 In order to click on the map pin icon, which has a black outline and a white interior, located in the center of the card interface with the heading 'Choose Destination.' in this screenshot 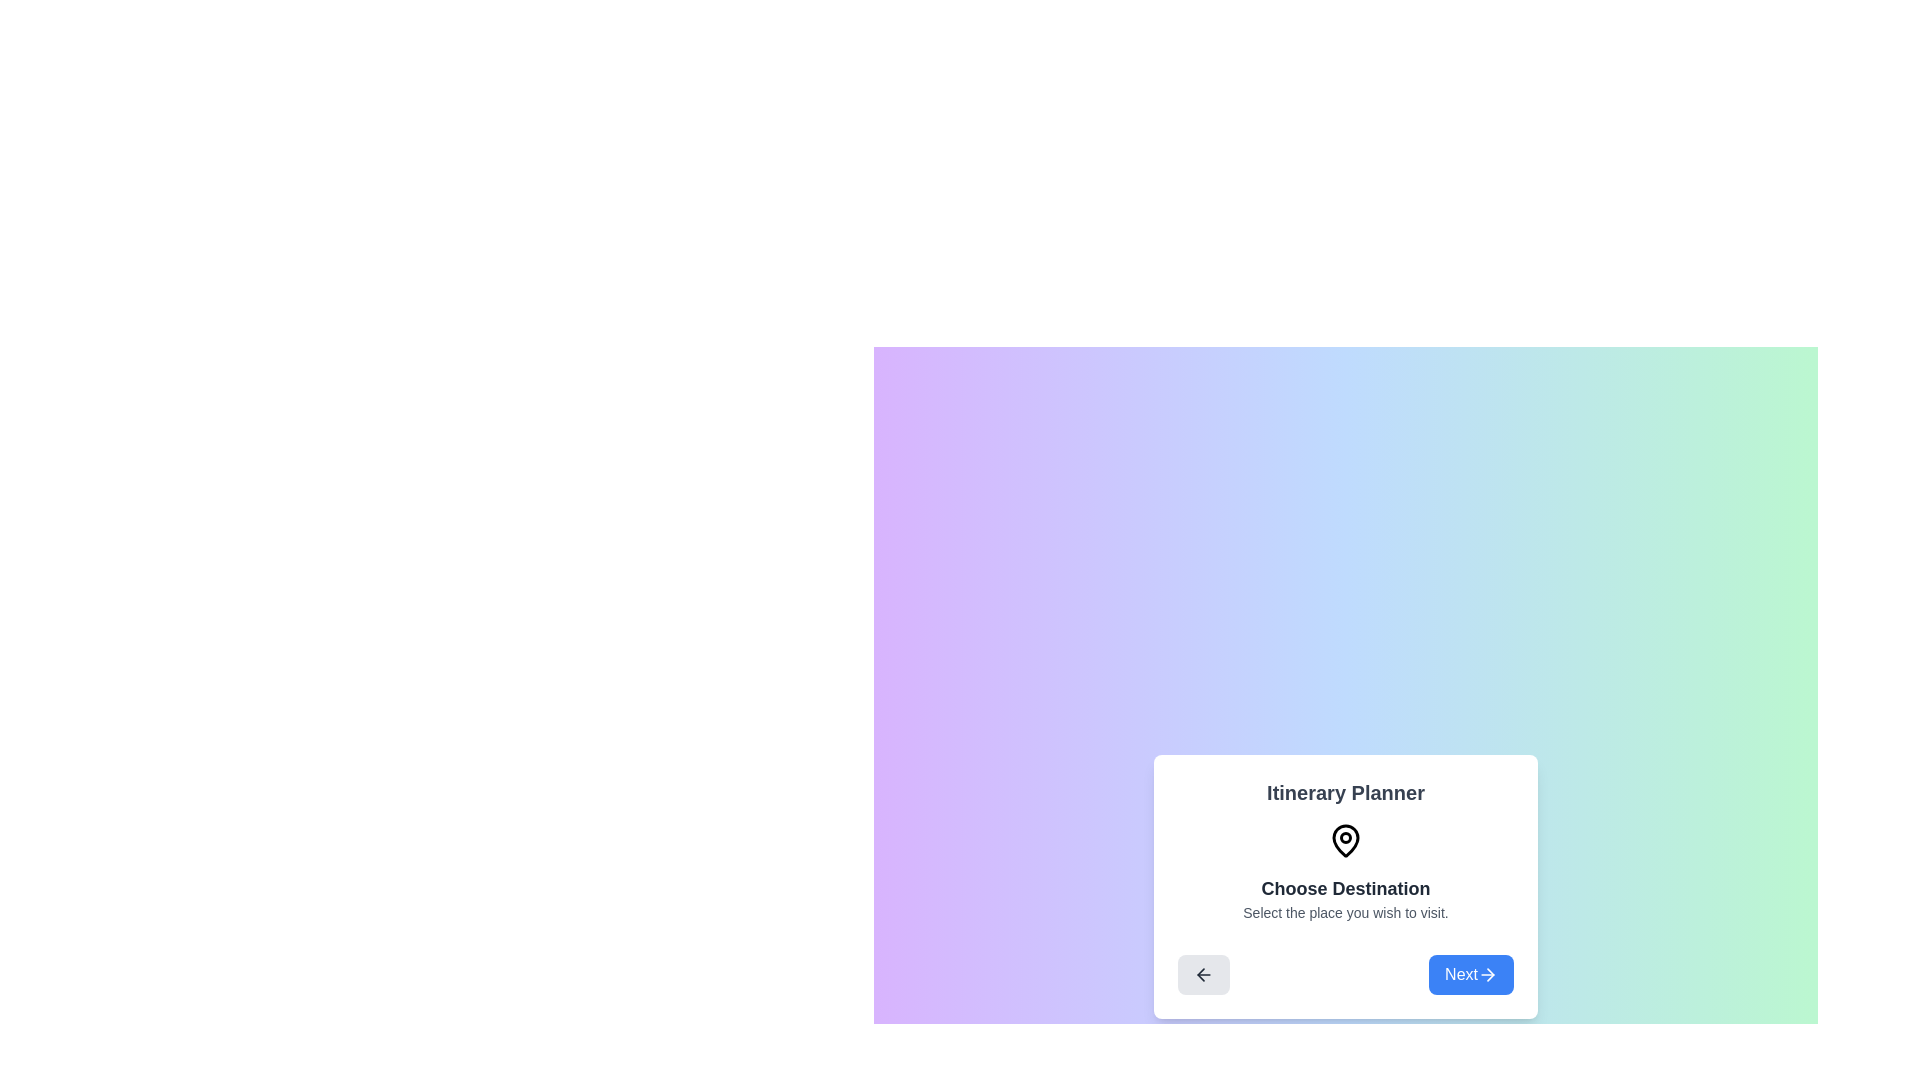, I will do `click(1345, 840)`.